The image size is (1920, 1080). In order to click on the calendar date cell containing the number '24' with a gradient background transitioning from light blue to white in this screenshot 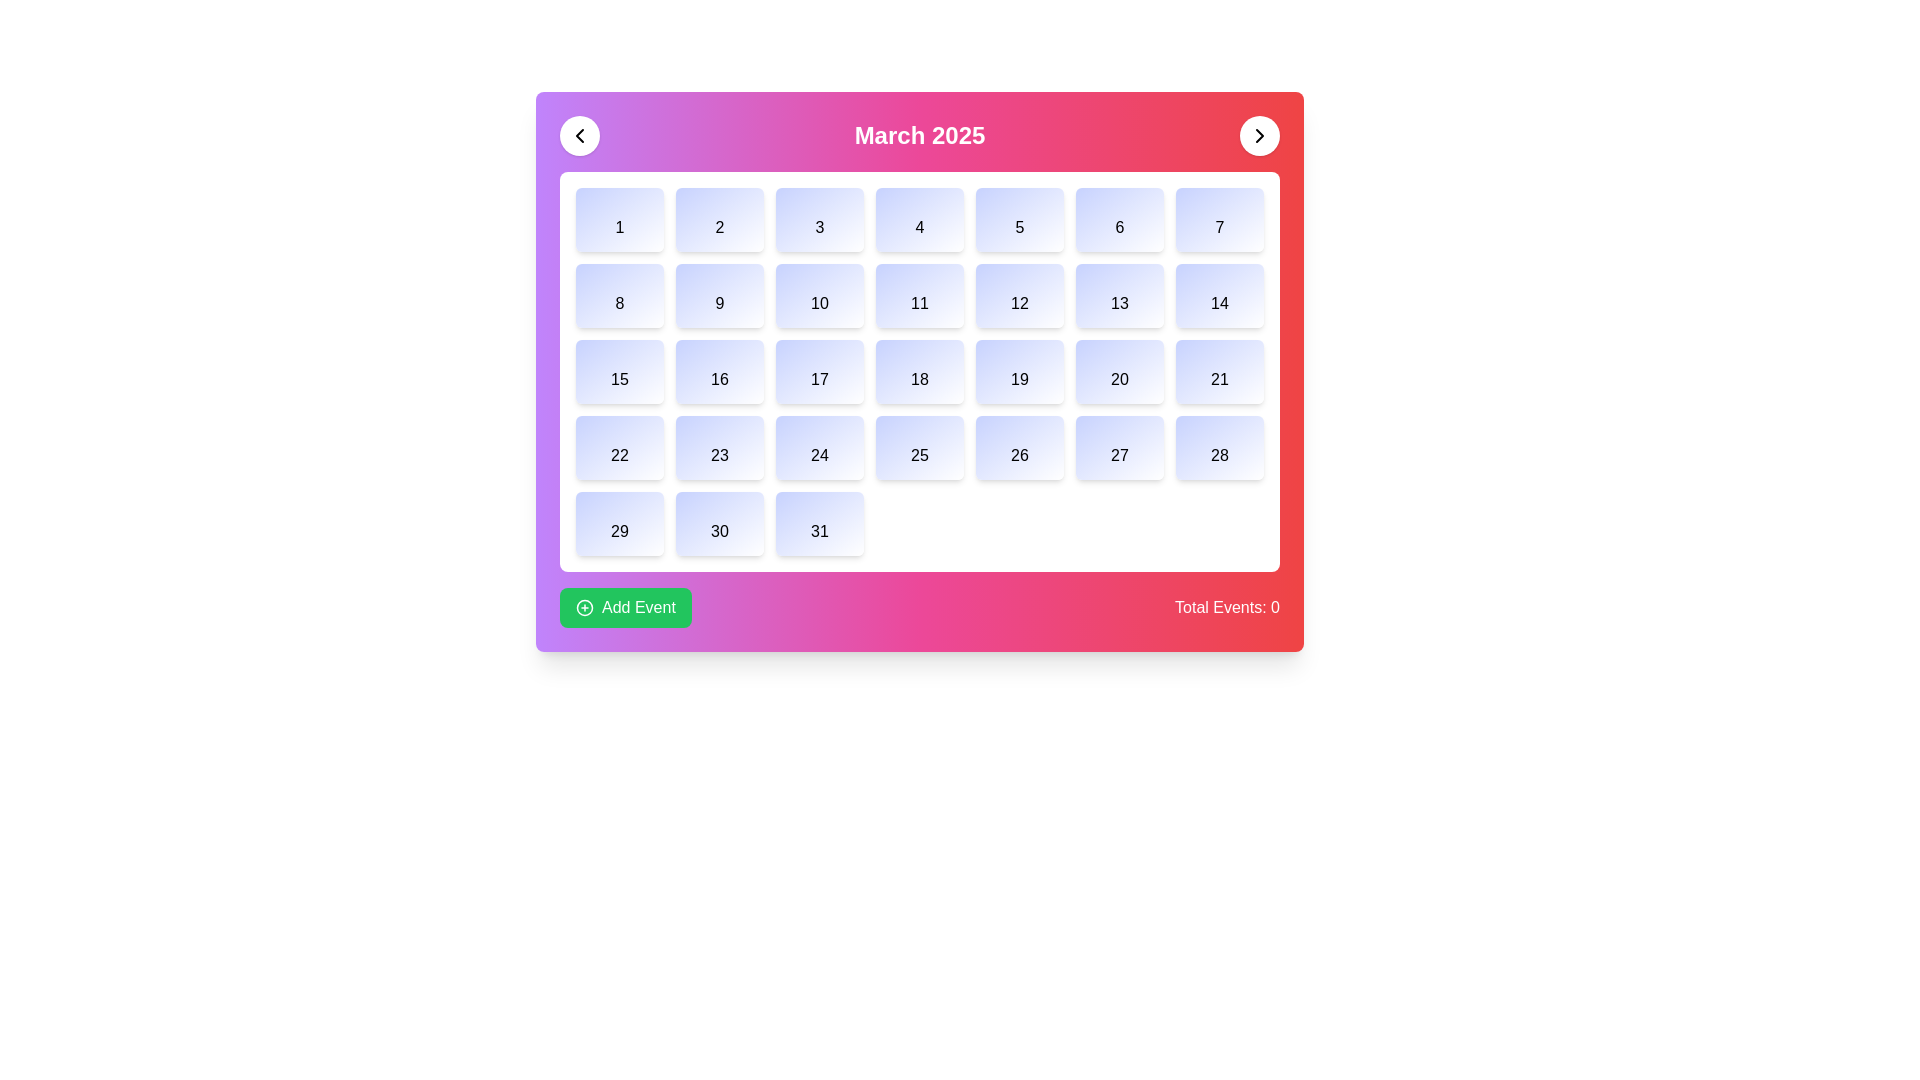, I will do `click(820, 446)`.